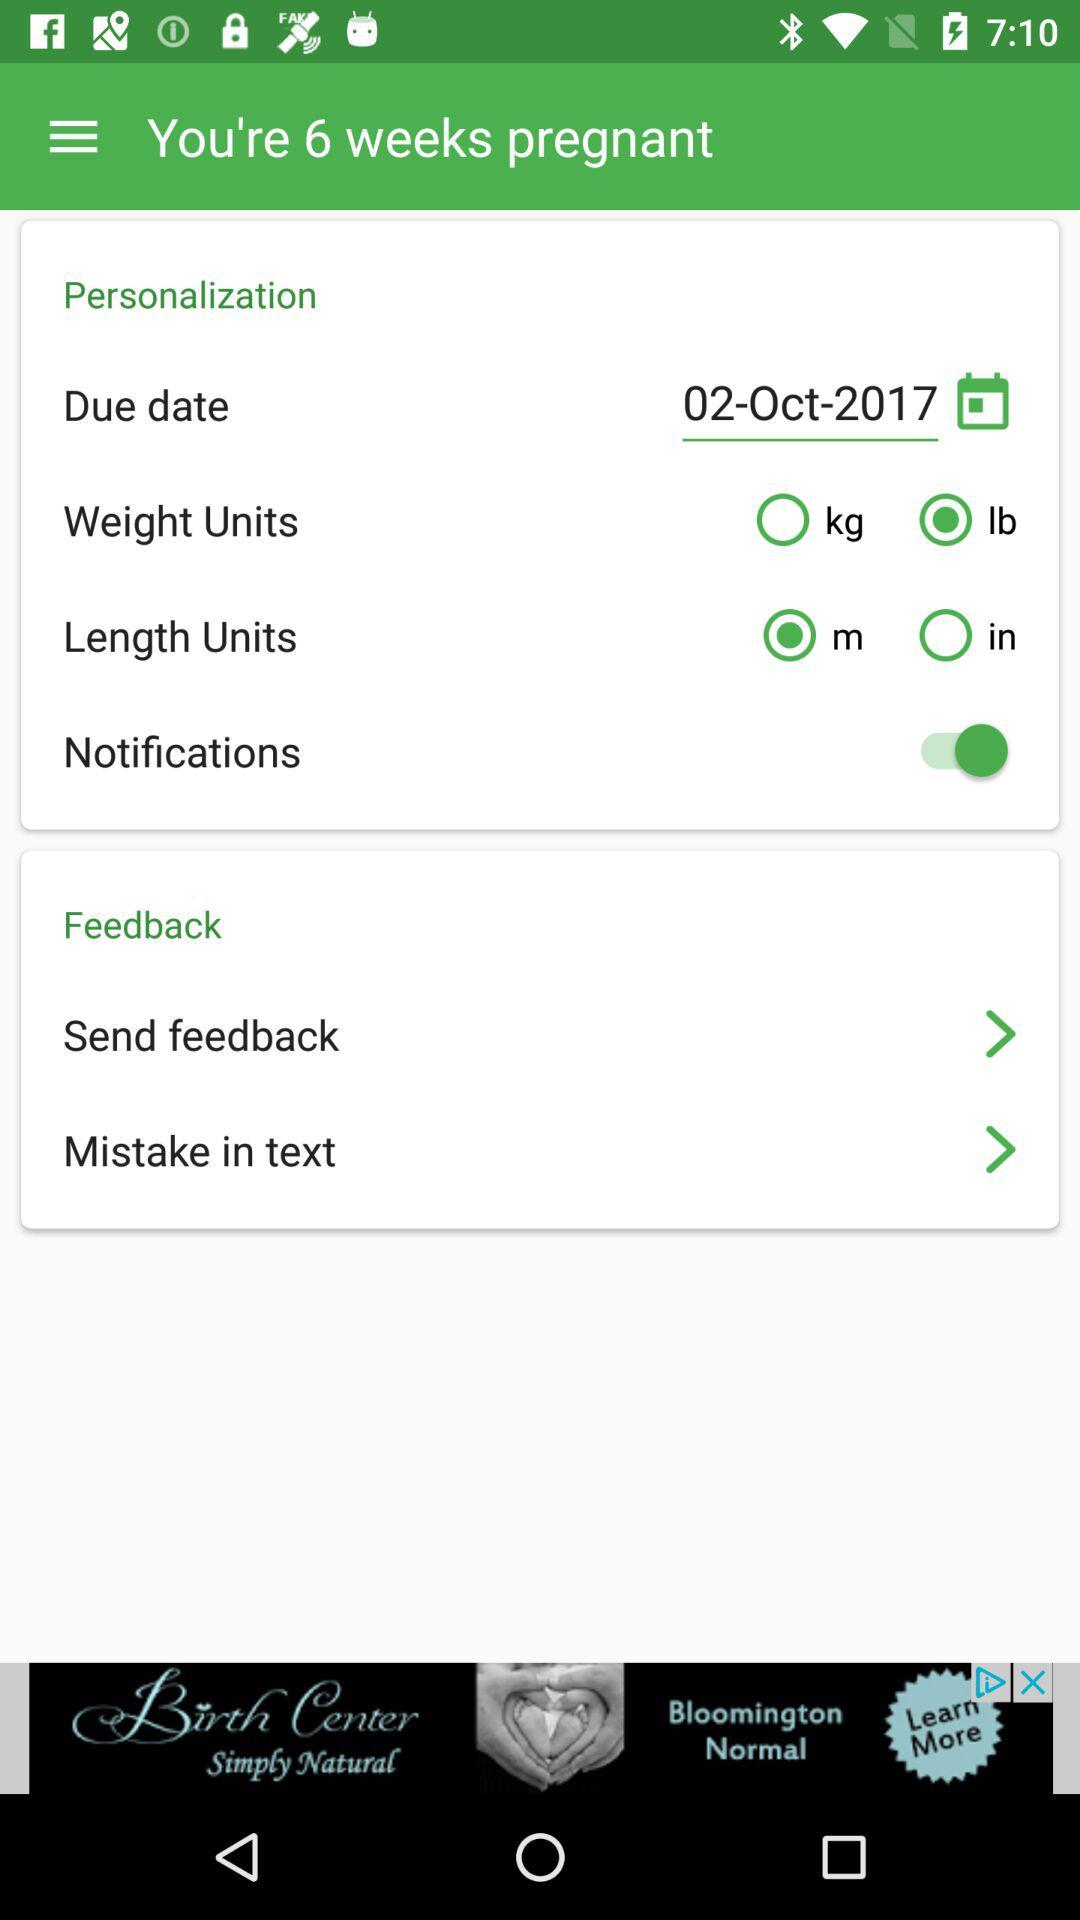 The height and width of the screenshot is (1920, 1080). What do you see at coordinates (540, 1727) in the screenshot?
I see `learn about this product` at bounding box center [540, 1727].